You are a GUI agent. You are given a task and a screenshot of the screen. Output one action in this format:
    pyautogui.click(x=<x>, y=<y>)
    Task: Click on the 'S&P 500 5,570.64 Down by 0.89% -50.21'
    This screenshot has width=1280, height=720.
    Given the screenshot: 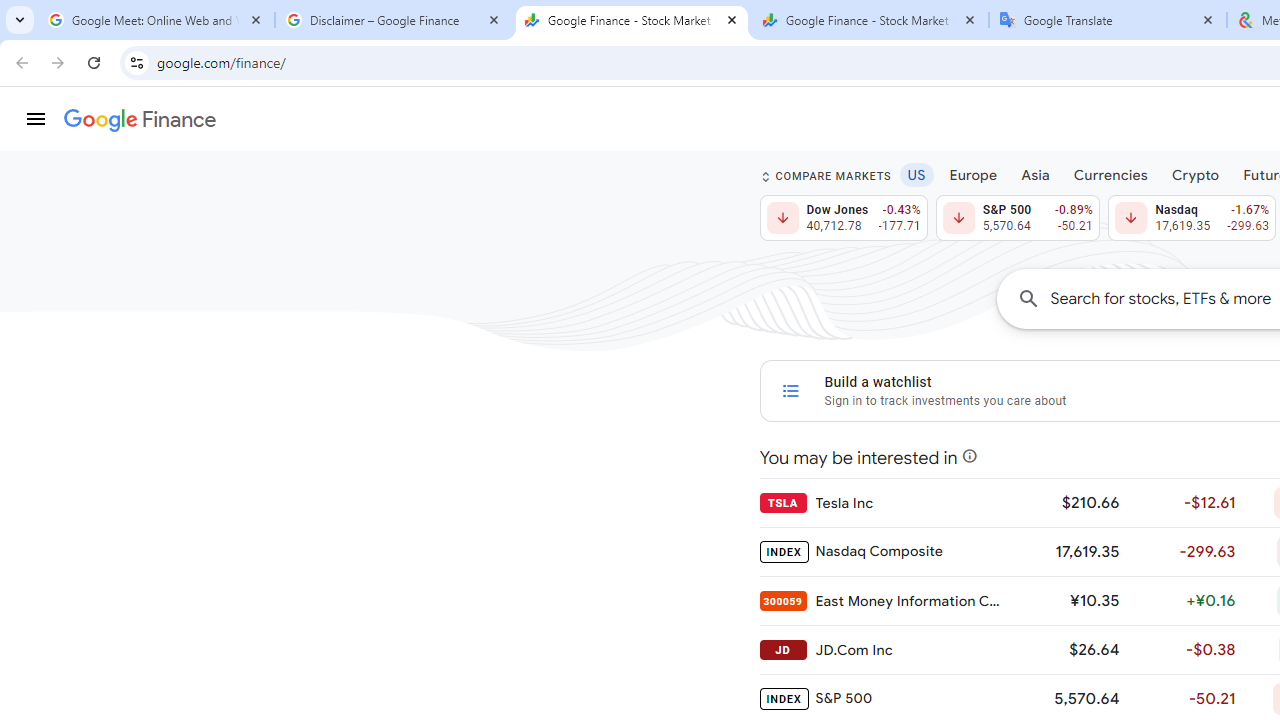 What is the action you would take?
    pyautogui.click(x=1017, y=218)
    